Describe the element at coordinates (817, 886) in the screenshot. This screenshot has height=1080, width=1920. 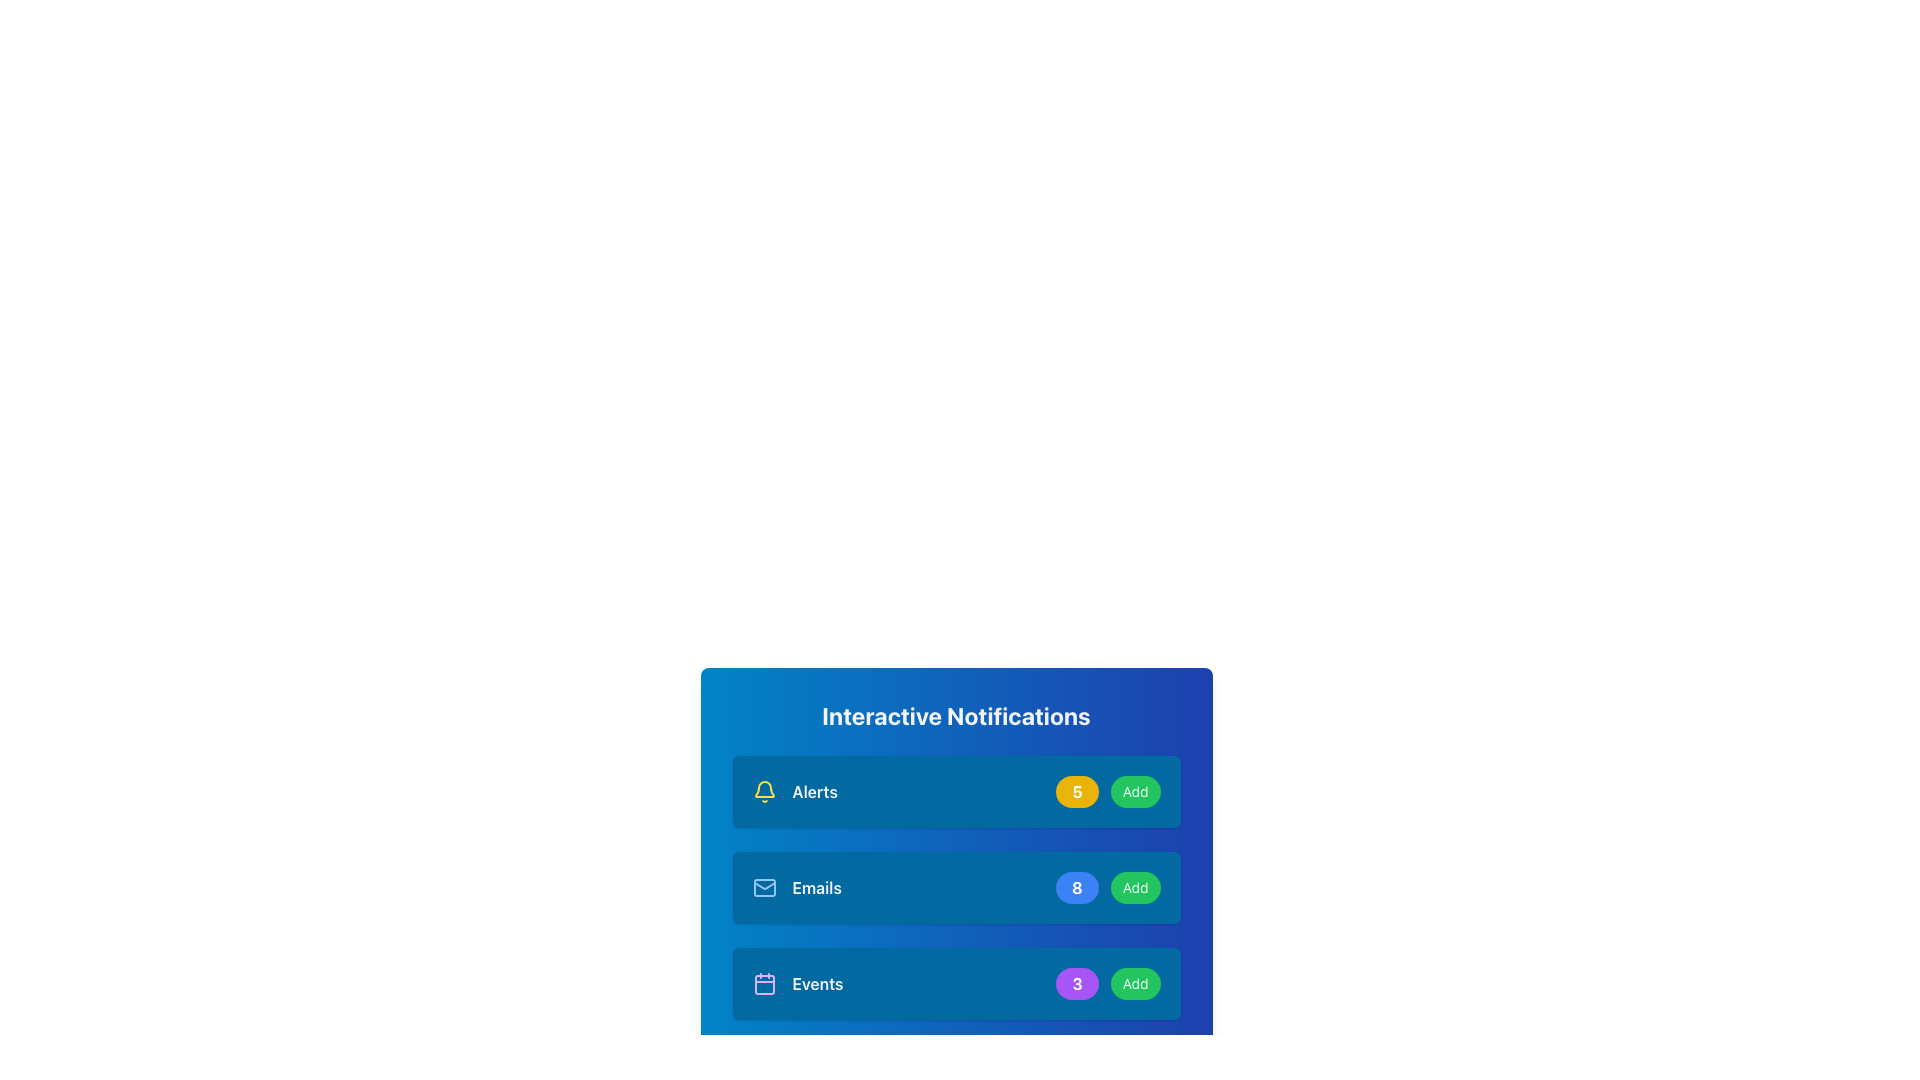
I see `the second text label in the 'Interactive Notifications' list, which is right-aligned to the envelope icon, positioned between 'Alerts' and 'Events'` at that location.